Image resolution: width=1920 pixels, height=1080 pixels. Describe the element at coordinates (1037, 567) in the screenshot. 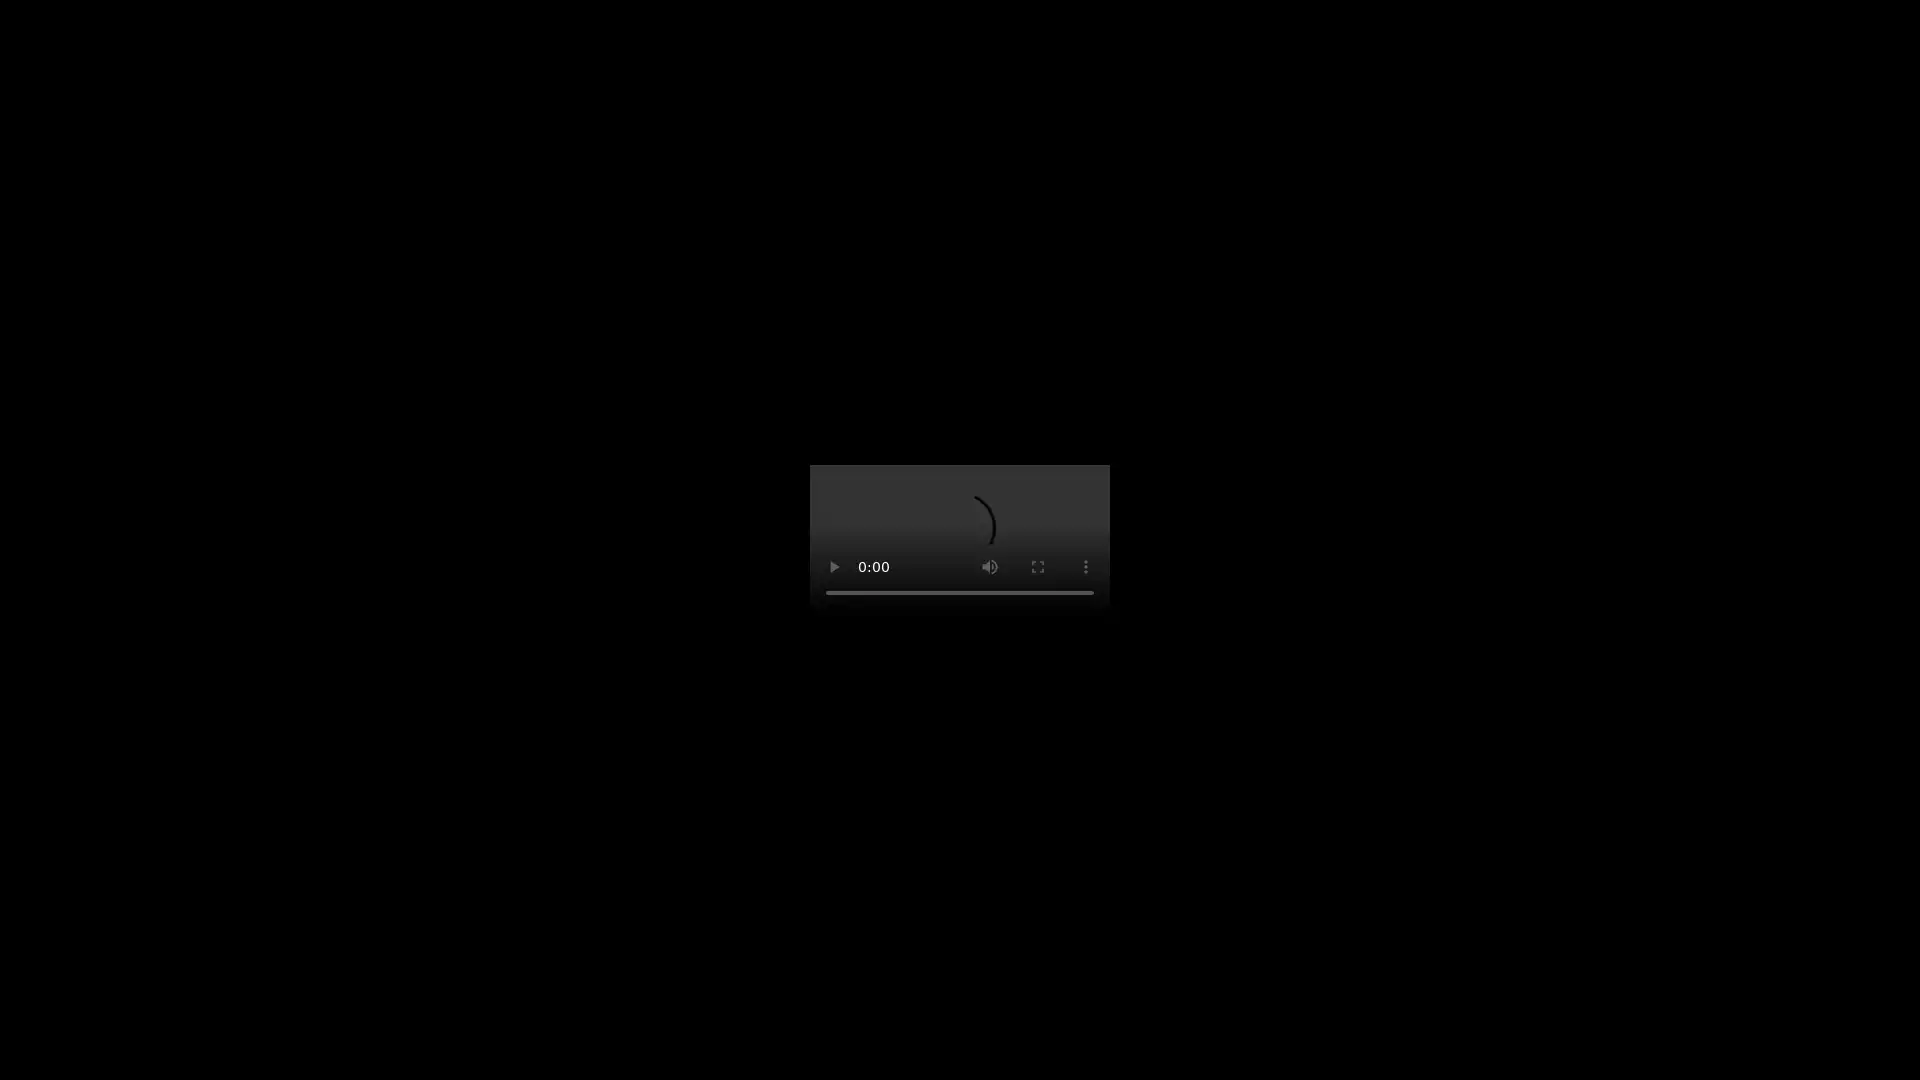

I see `enter full screen` at that location.